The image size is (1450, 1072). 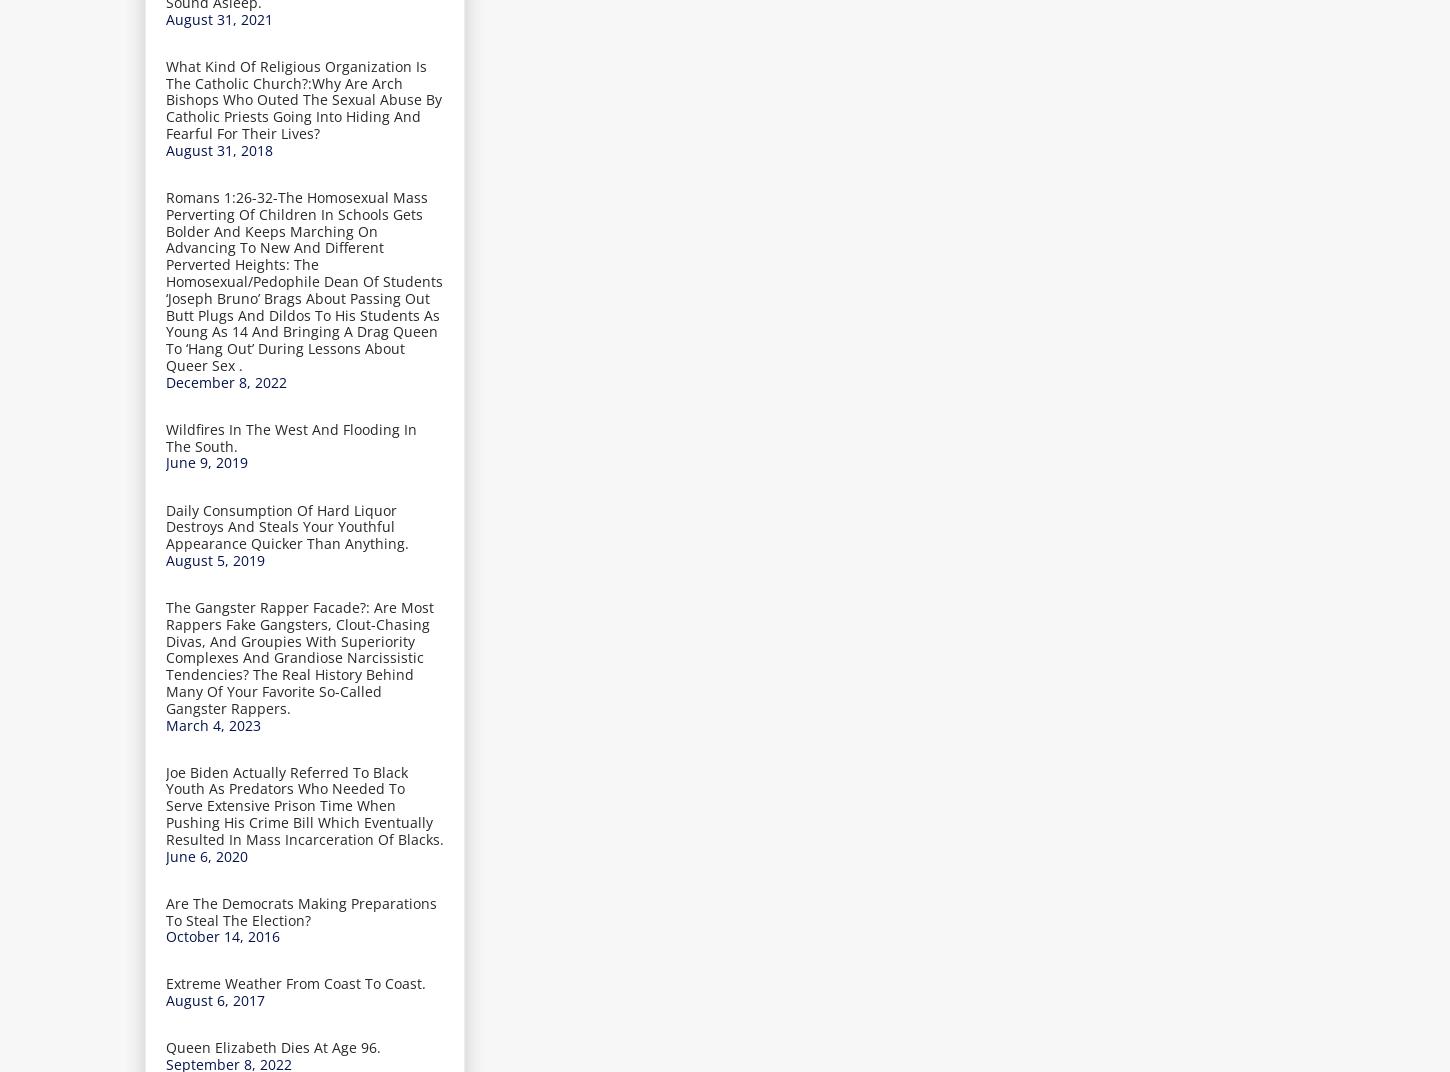 What do you see at coordinates (304, 279) in the screenshot?
I see `'Romans 1:26-32-The Homosexual Mass Perverting Of Children In Schools Gets Bolder And Keeps Marching On Advancing To New And Different Perverted Heights: The Homosexual/Pedophile Dean Of Students ‘Joseph Bruno’ Brags About Passing Out Butt Plugs And Dildos To His Students As Young As 14 And Bringing A Drag Queen To ‘Hang Out’ During Lessons About Queer Sex .'` at bounding box center [304, 279].